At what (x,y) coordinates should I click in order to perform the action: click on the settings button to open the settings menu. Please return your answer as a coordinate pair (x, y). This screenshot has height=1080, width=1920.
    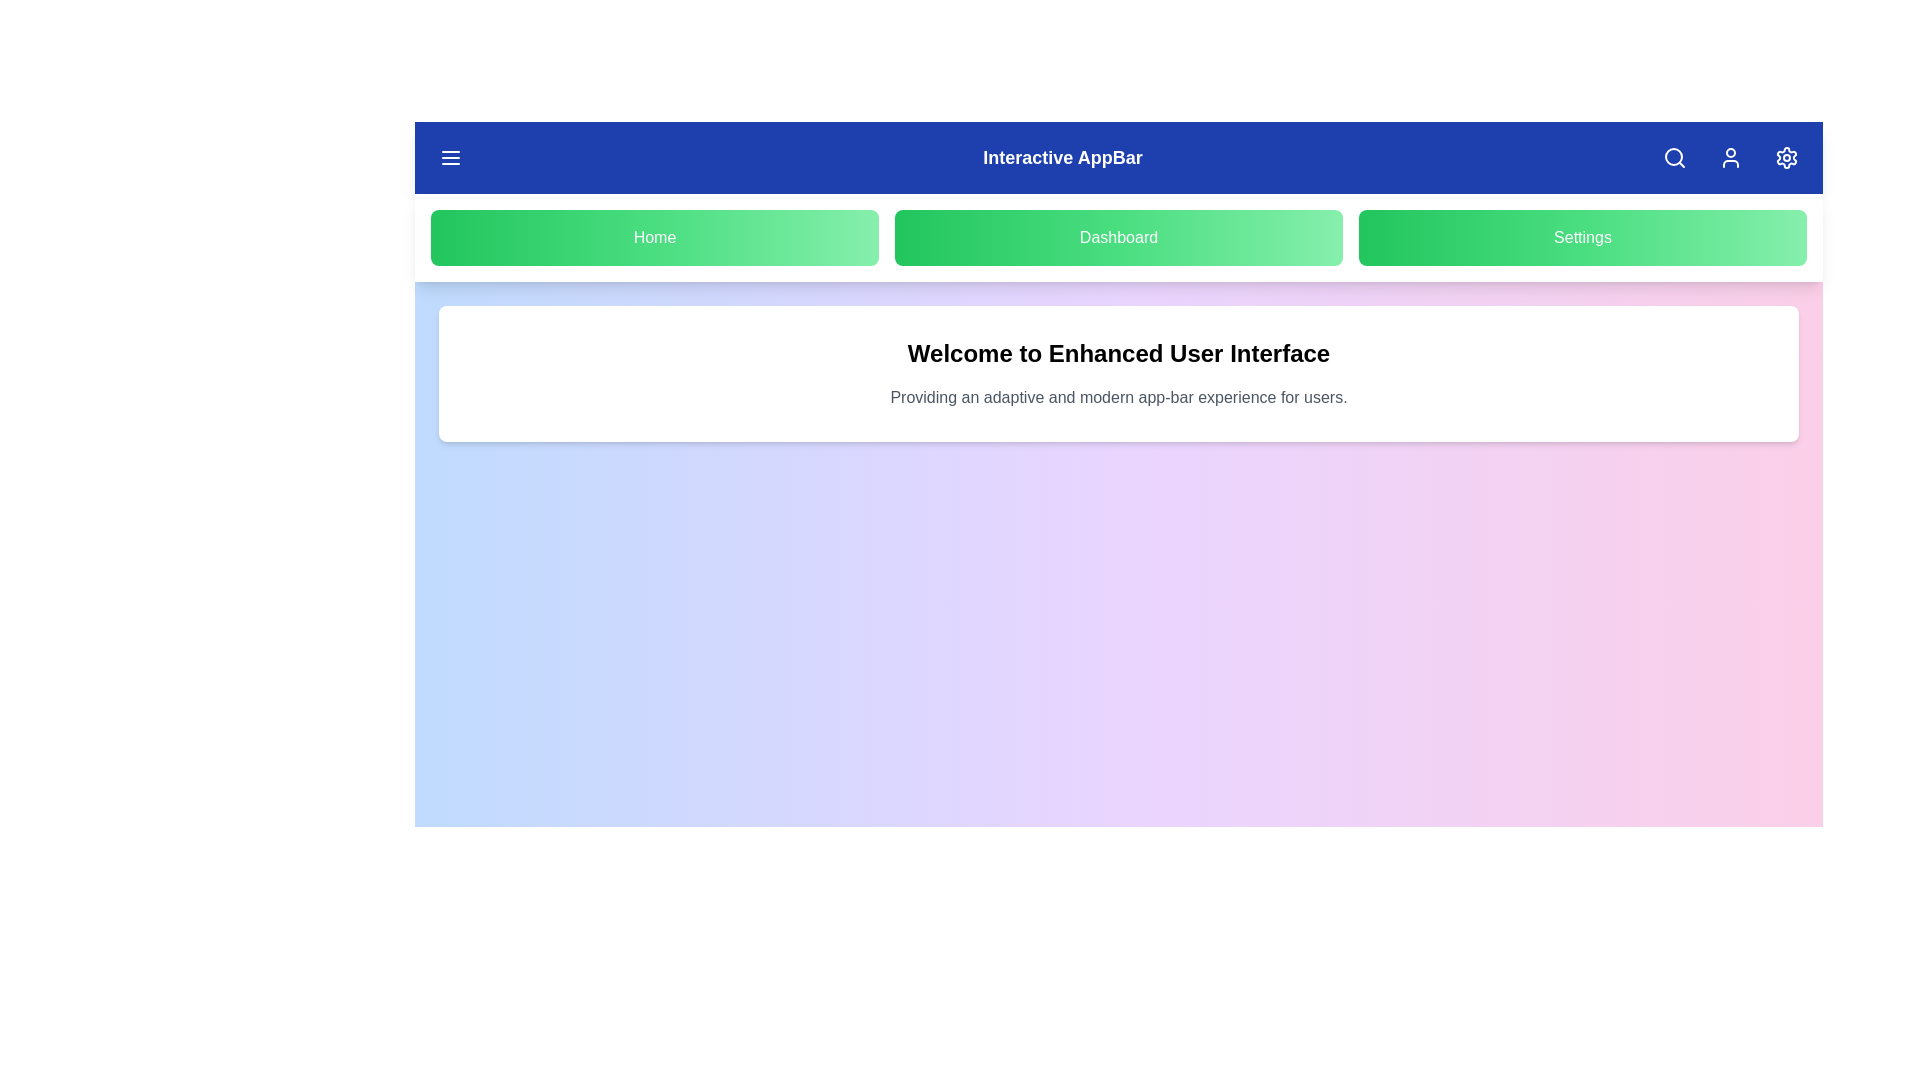
    Looking at the image, I should click on (1786, 157).